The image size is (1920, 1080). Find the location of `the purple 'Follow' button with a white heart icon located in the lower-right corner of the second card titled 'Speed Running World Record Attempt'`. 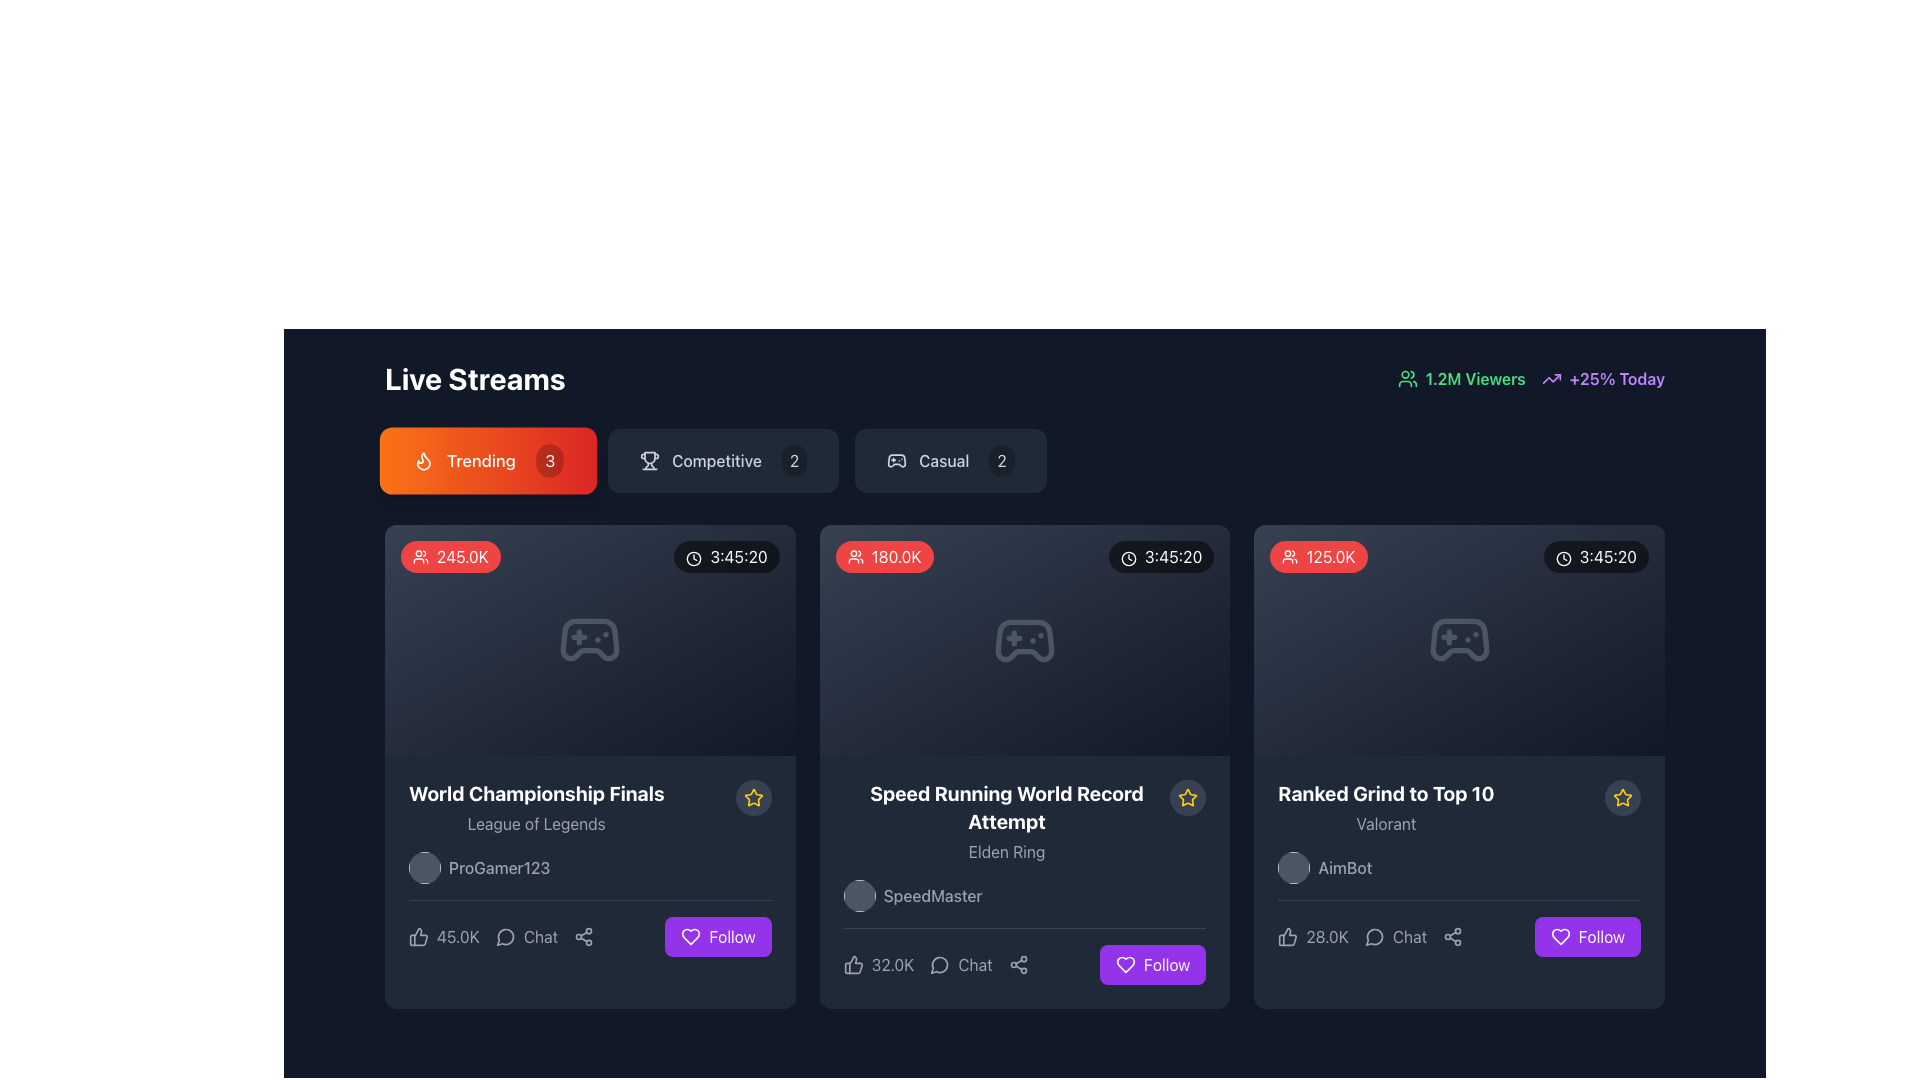

the purple 'Follow' button with a white heart icon located in the lower-right corner of the second card titled 'Speed Running World Record Attempt' is located at coordinates (1153, 963).